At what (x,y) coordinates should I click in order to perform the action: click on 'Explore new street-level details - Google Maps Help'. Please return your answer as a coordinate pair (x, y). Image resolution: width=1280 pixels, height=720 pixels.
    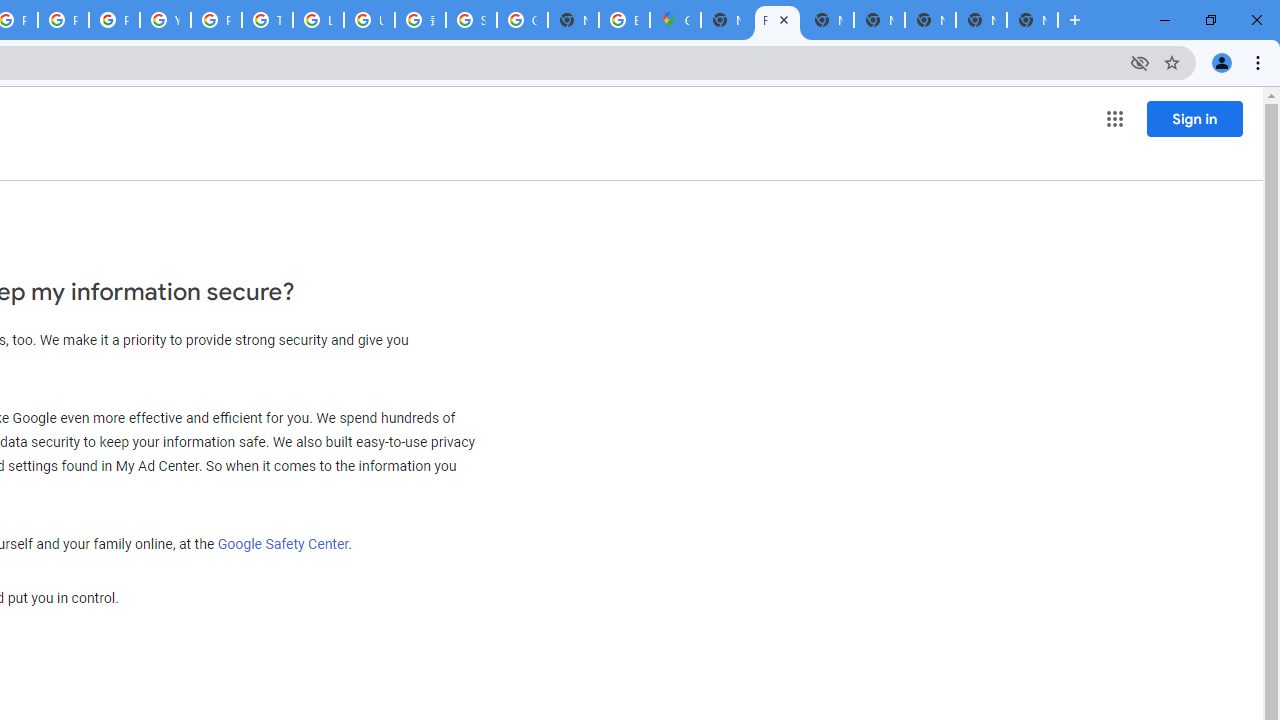
    Looking at the image, I should click on (623, 20).